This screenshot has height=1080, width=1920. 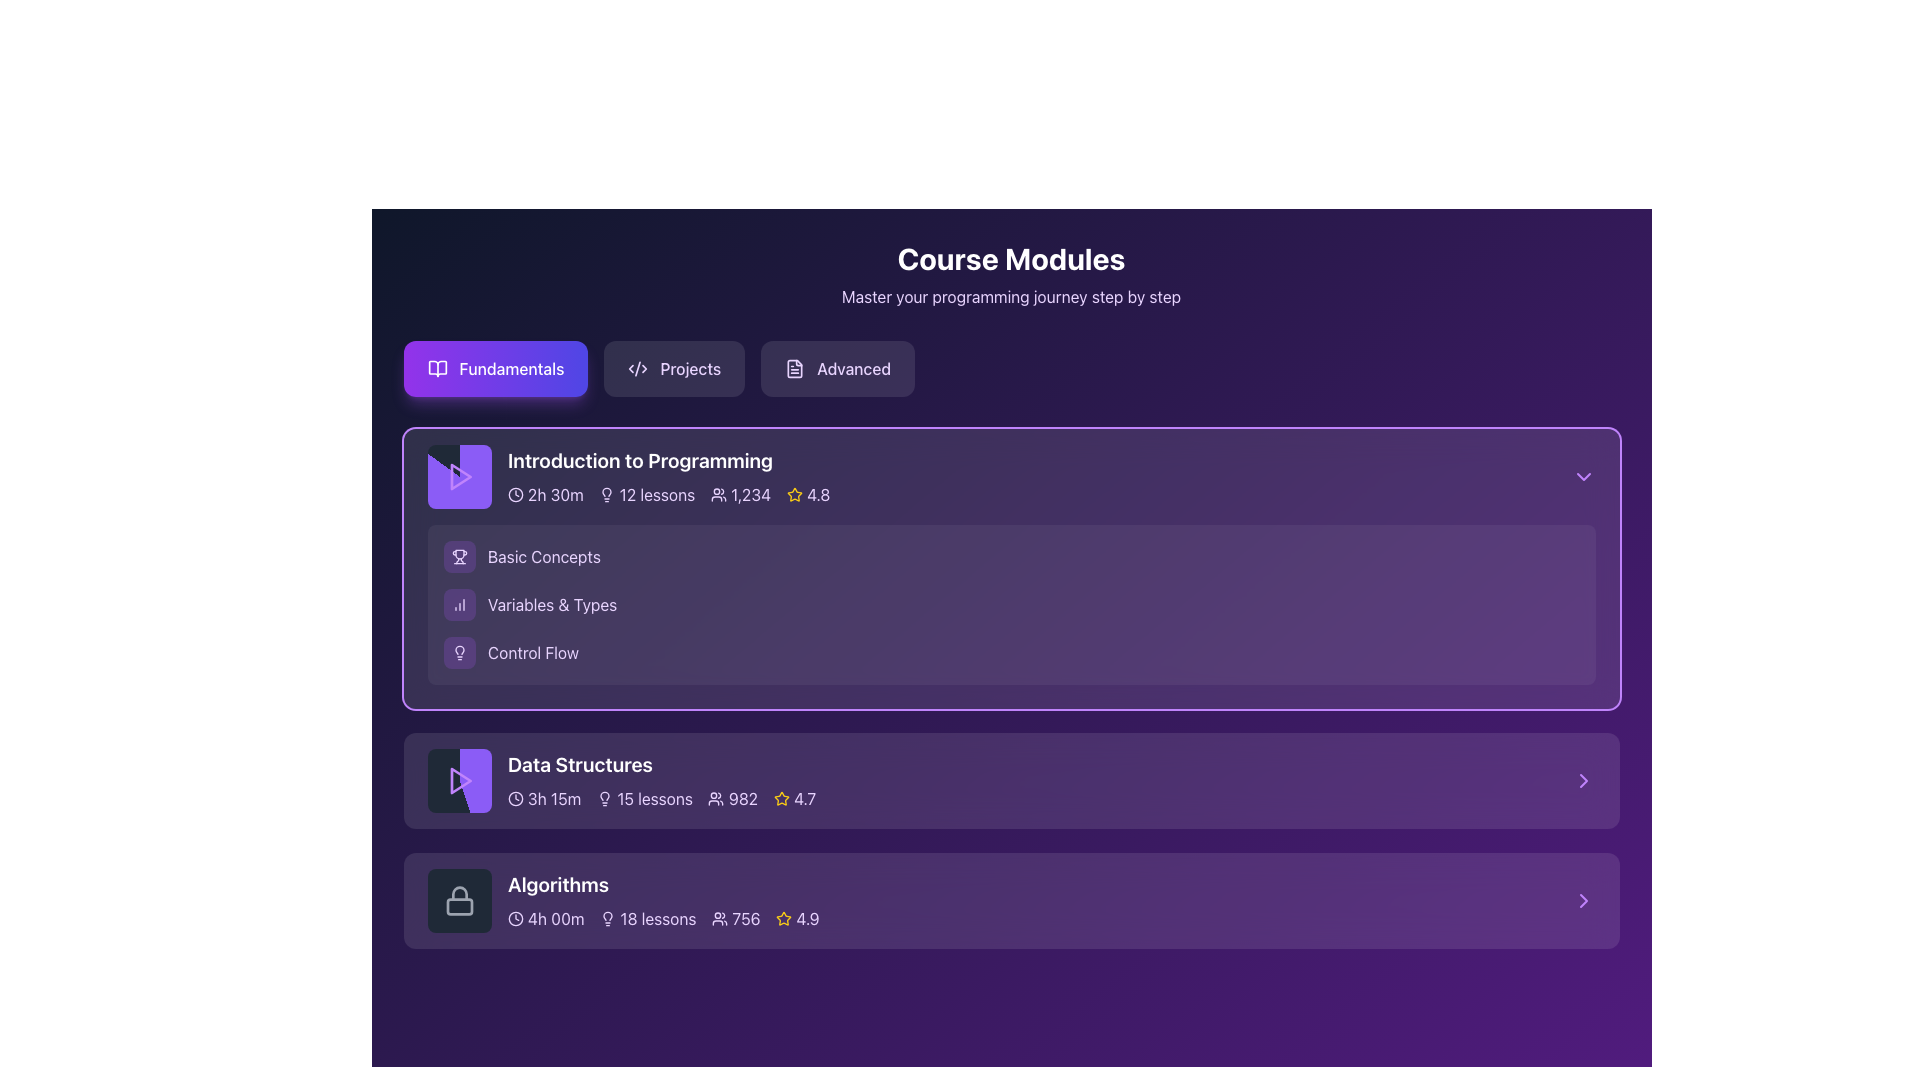 I want to click on the informational label that indicates the duration of the course module, which is positioned first among horizontally-aligned items in the 'Introduction to Programming' card, so click(x=545, y=494).